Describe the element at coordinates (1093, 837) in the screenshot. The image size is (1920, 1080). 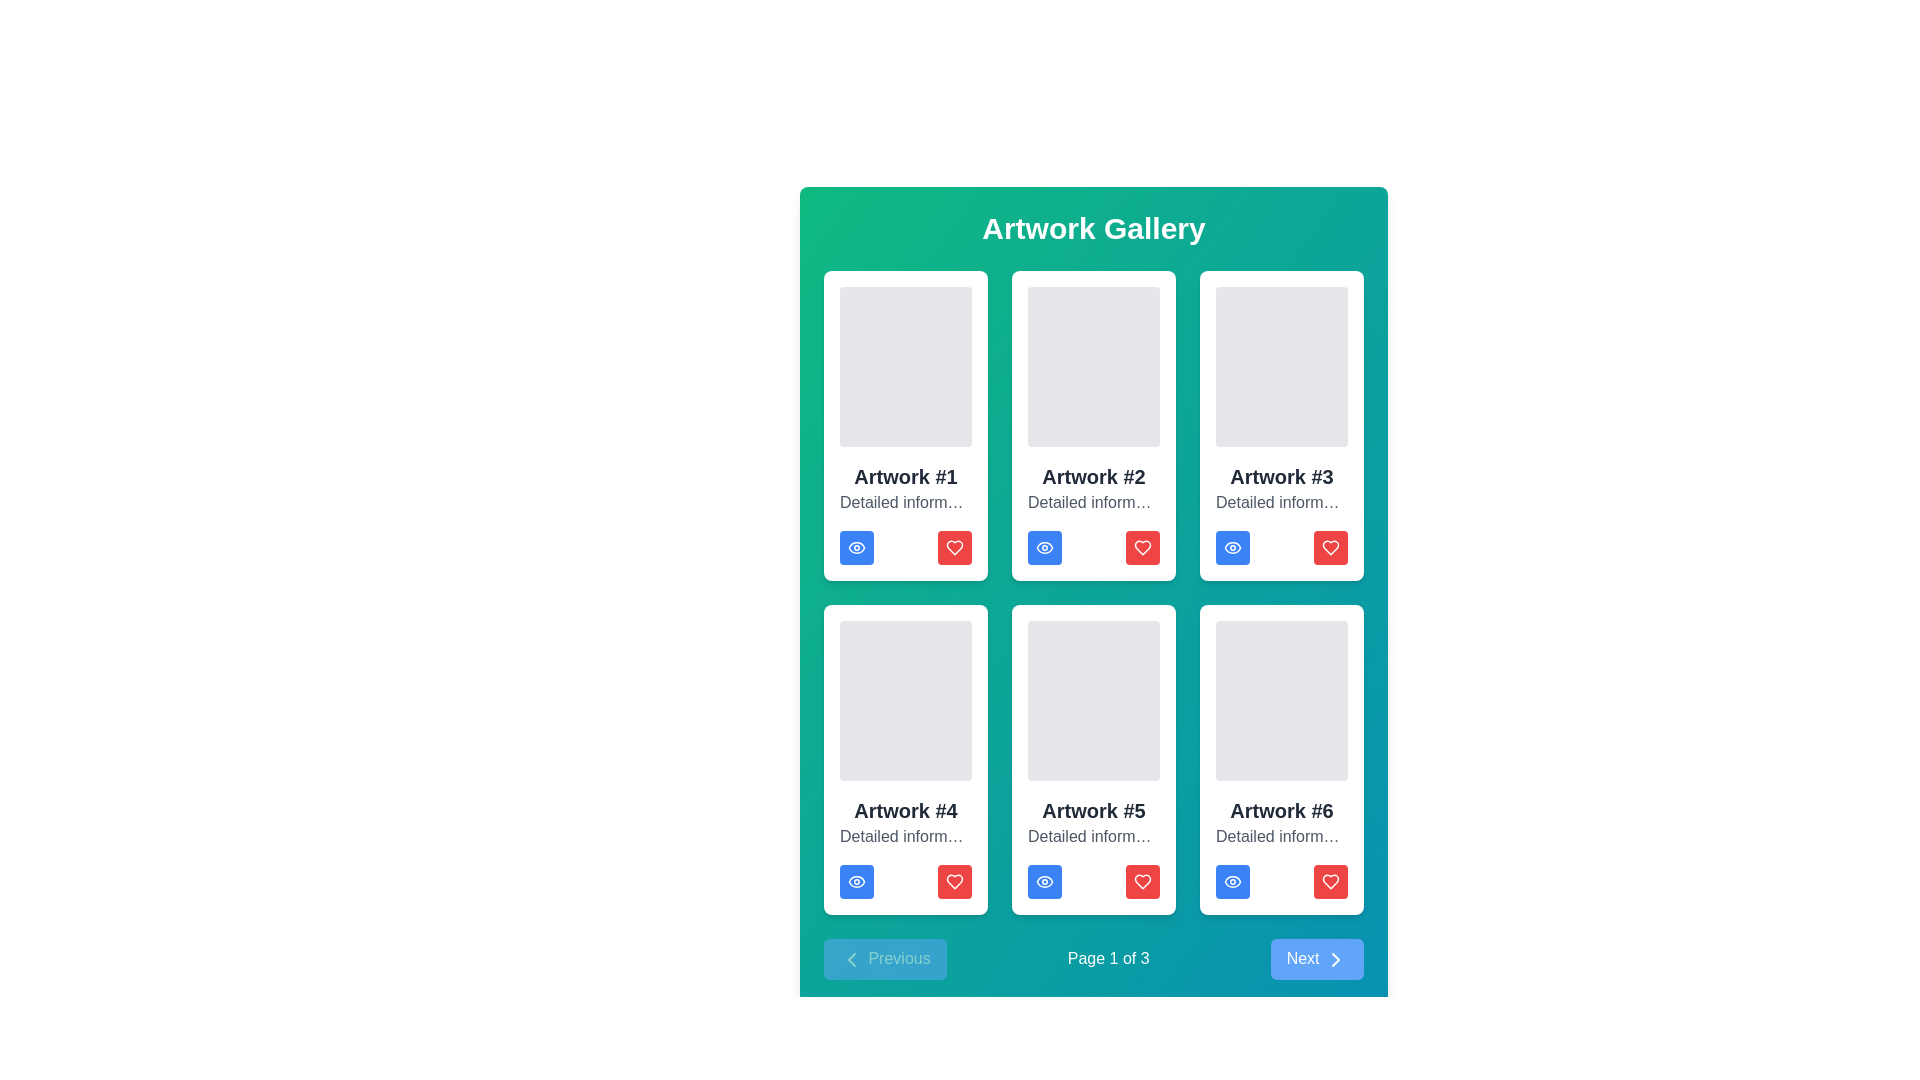
I see `descriptive text label located directly beneath the title 'Artwork #5' in the card representing Artwork #5, positioned in the bottom-middle of the second row of a 3x2 grid layout` at that location.